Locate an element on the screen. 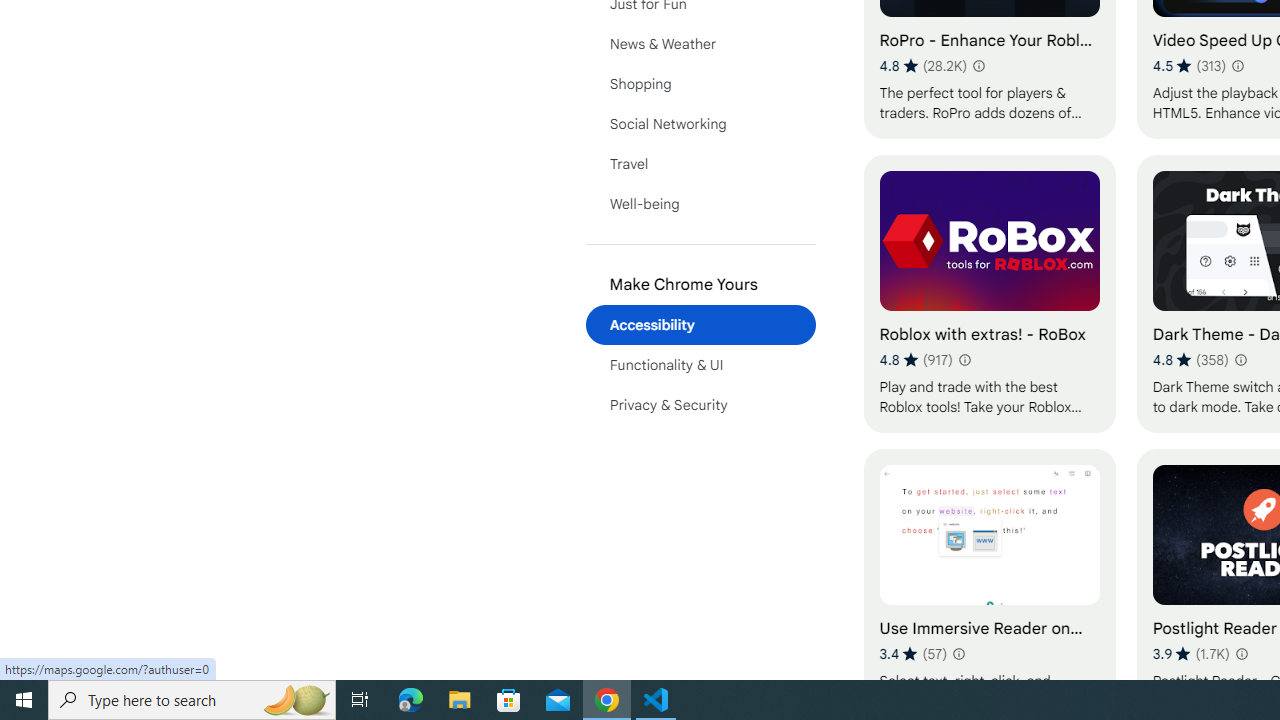 This screenshot has width=1280, height=720. 'Roblox with extras! - RoBox' is located at coordinates (989, 293).